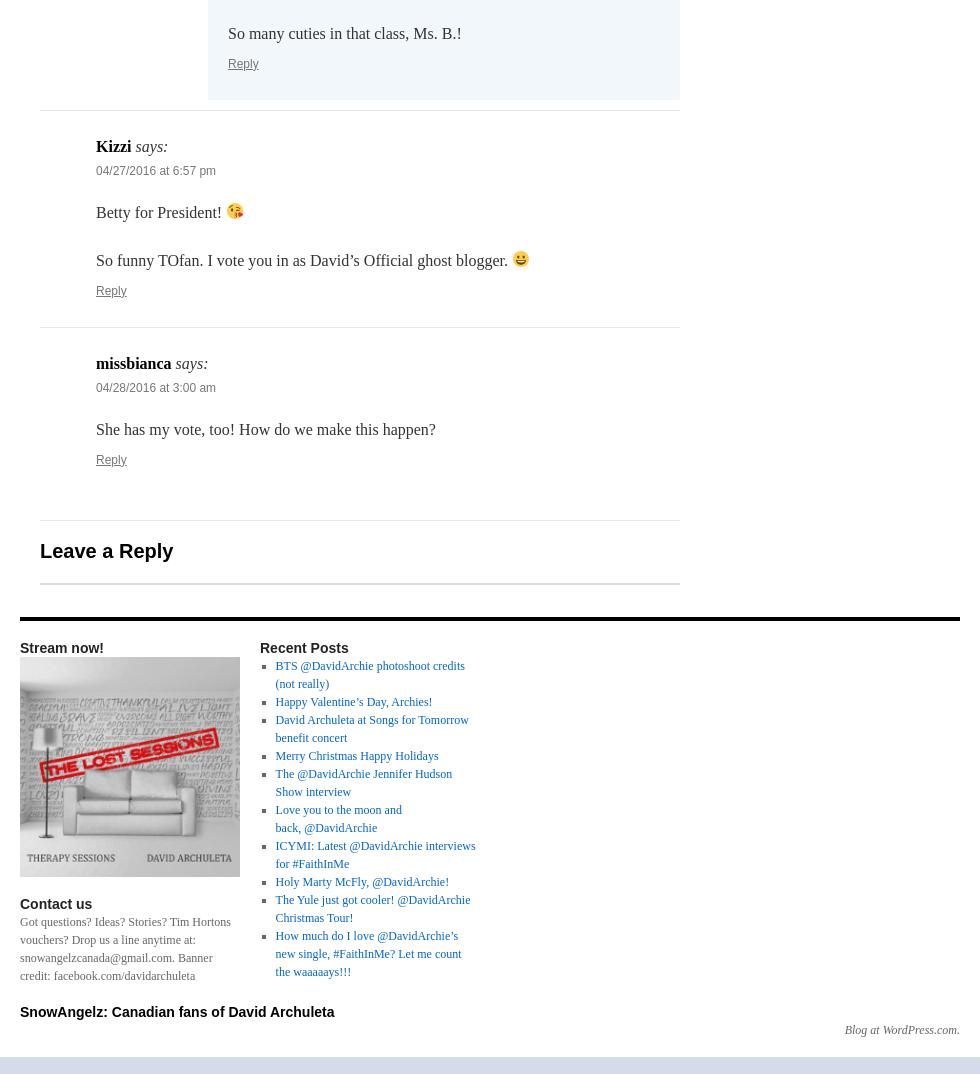 The image size is (980, 1074). Describe the element at coordinates (353, 700) in the screenshot. I see `'Happy Valentine’s Day, Archies!'` at that location.